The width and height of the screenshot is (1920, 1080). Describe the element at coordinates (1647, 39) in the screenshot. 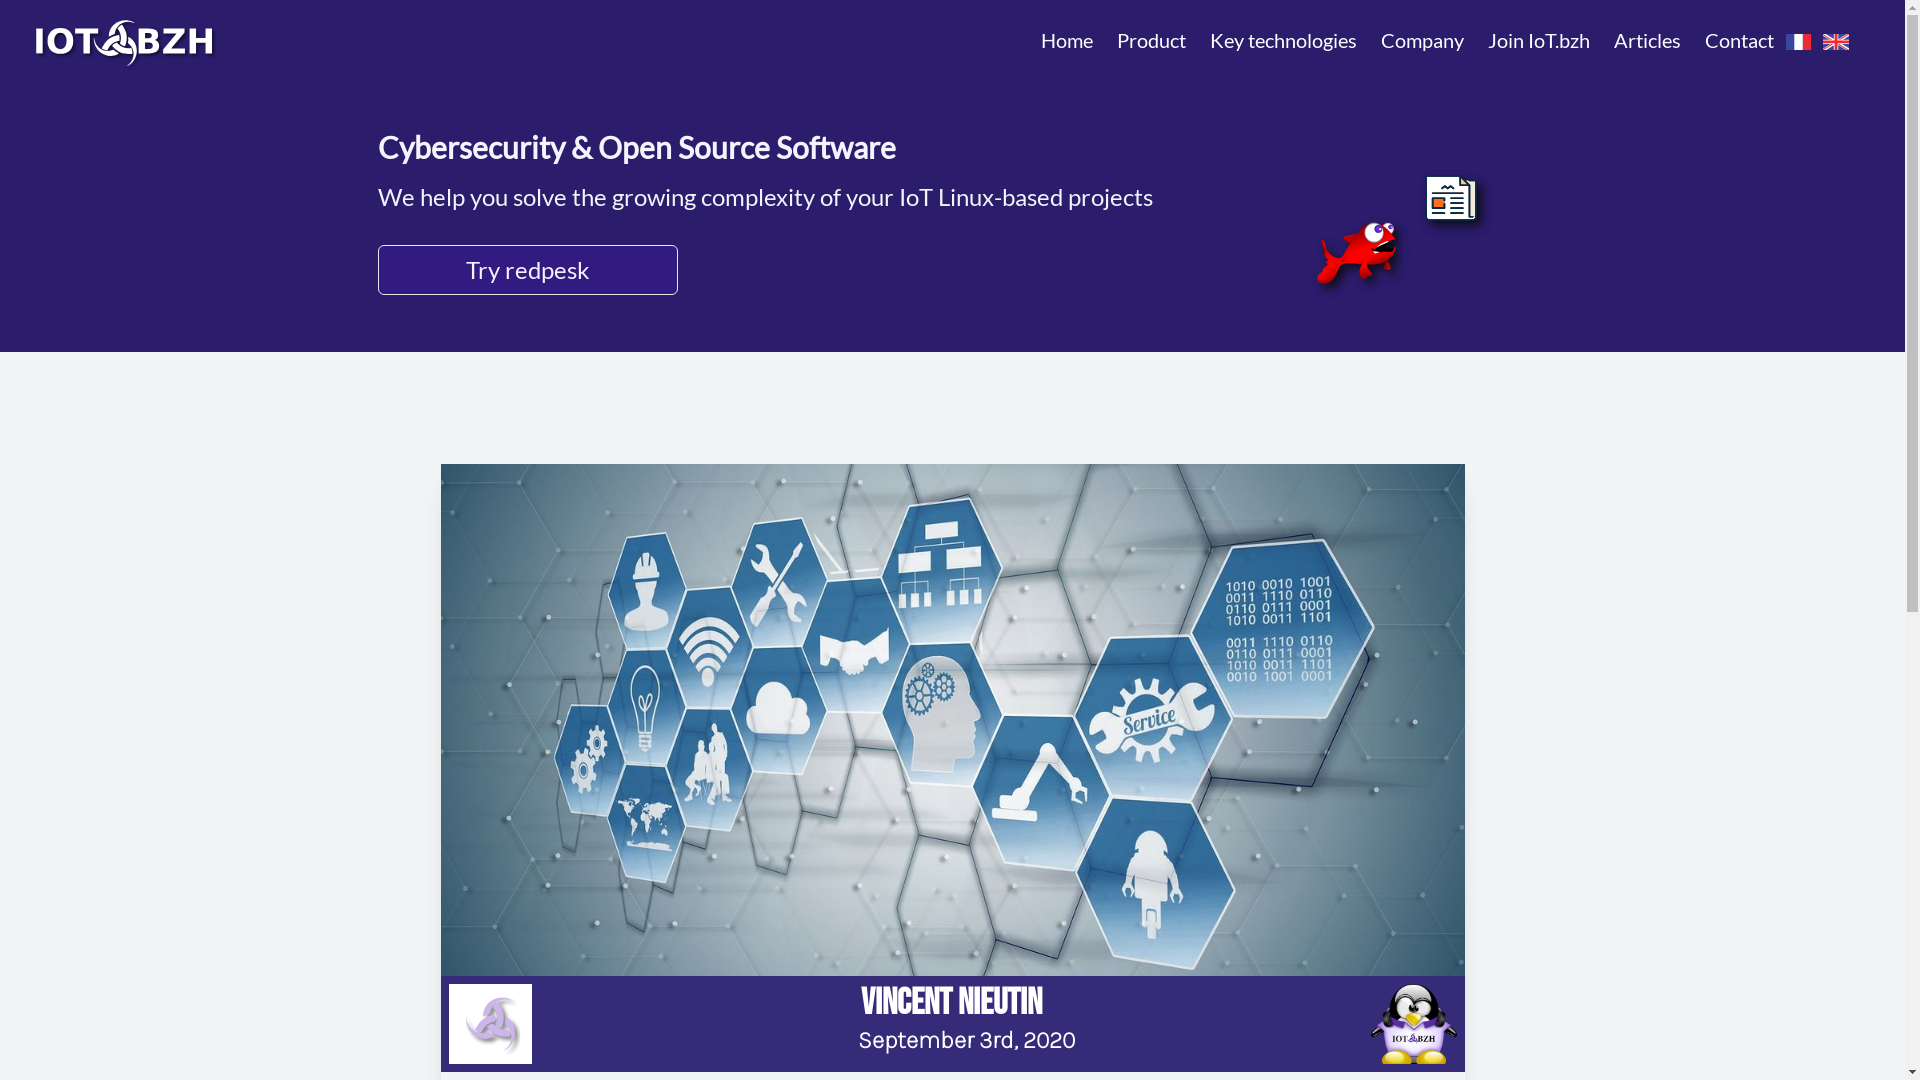

I see `'Articles'` at that location.